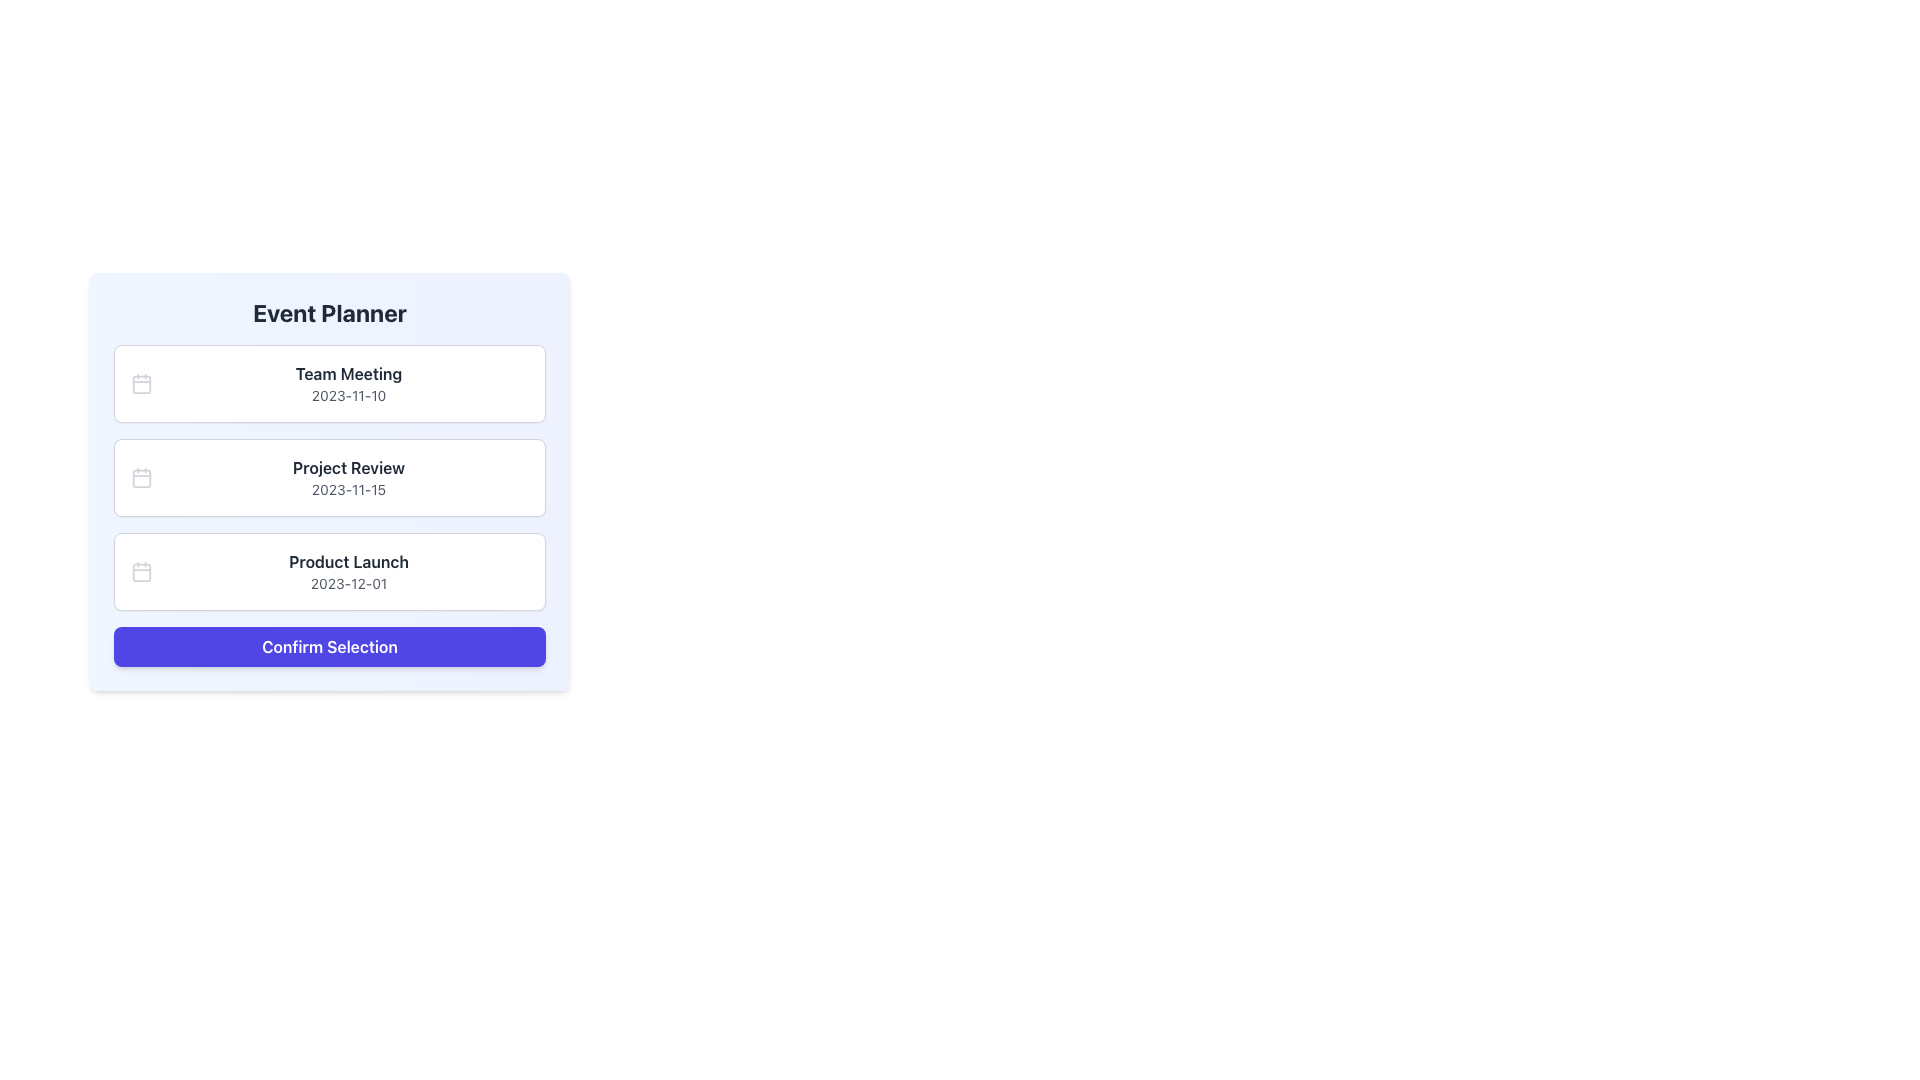  I want to click on the informational text label indicating the date '2023-11-15' of the 'Project Review' event, which is positioned directly below the bold title 'Project Review', so click(349, 489).